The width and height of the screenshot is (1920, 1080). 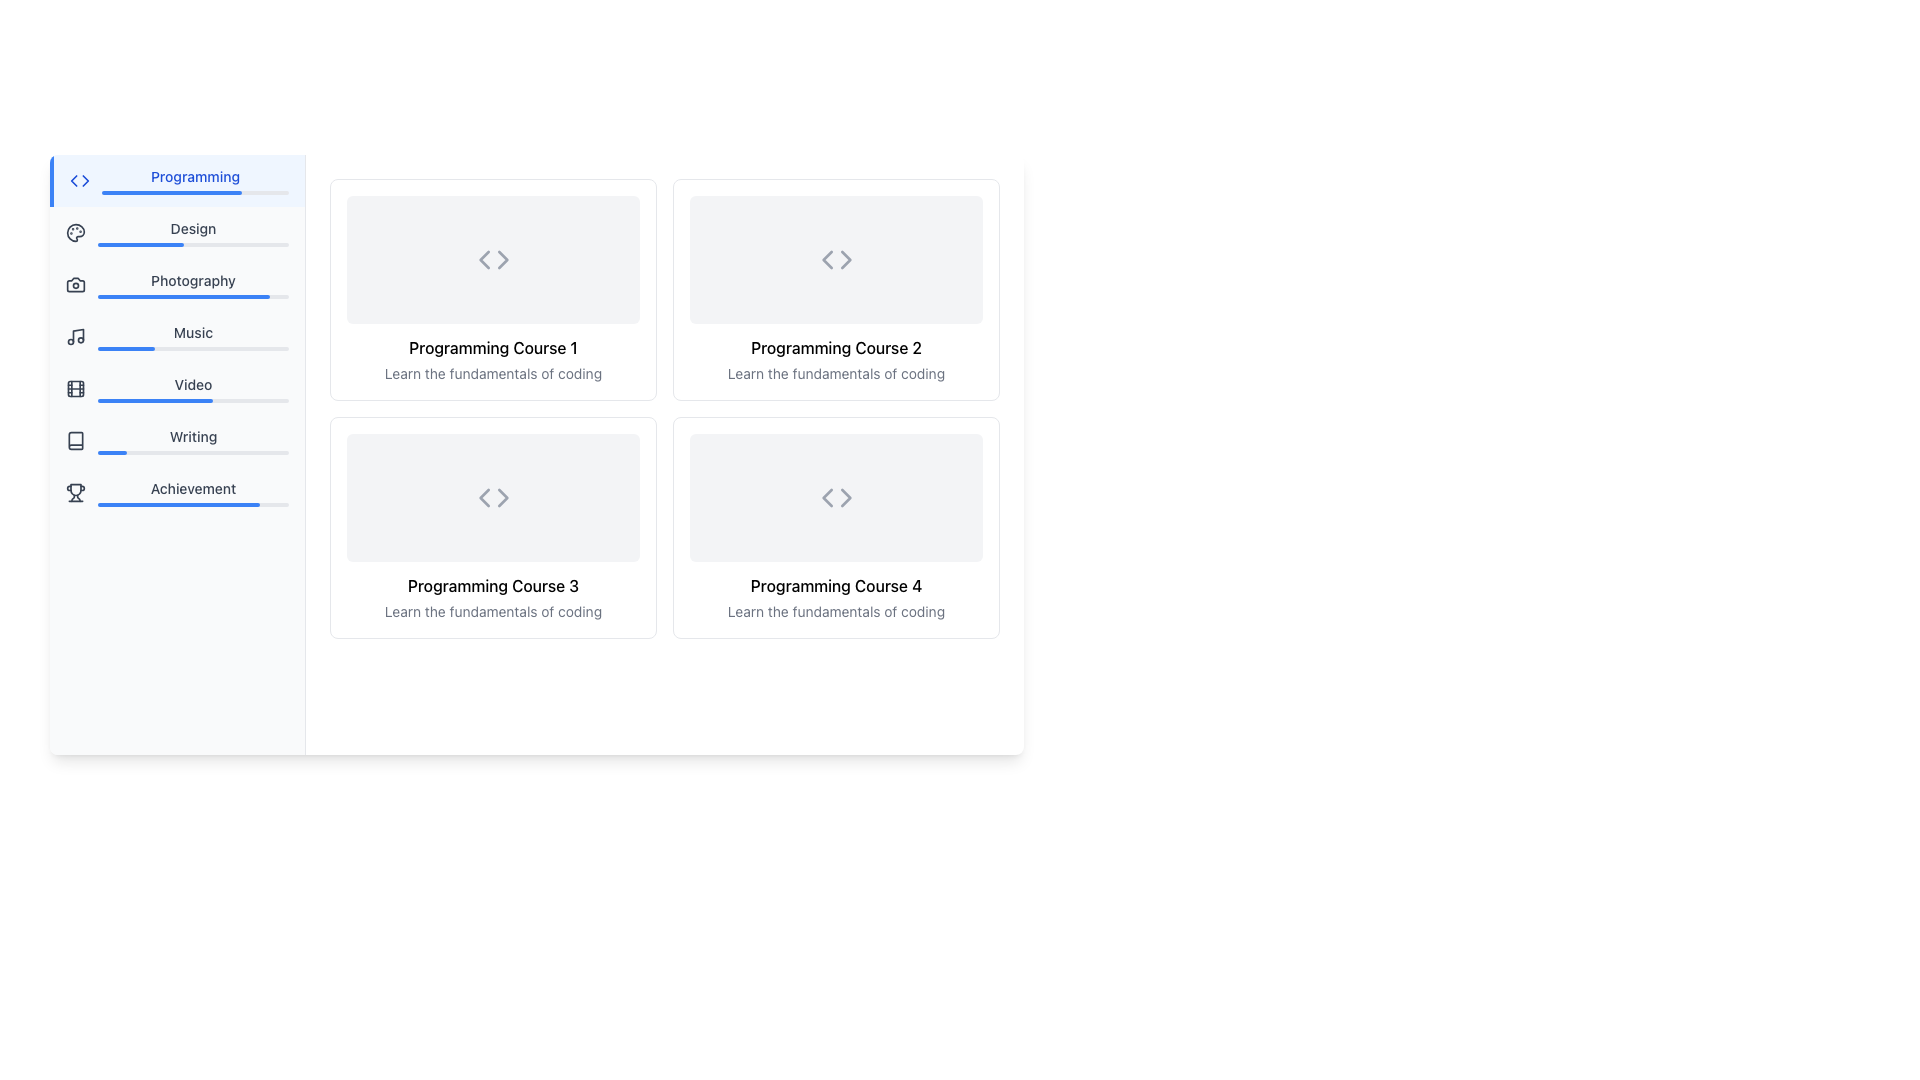 I want to click on the circular icon representing a palette located in the navigation sidebar next to the 'Design' label, so click(x=76, y=231).